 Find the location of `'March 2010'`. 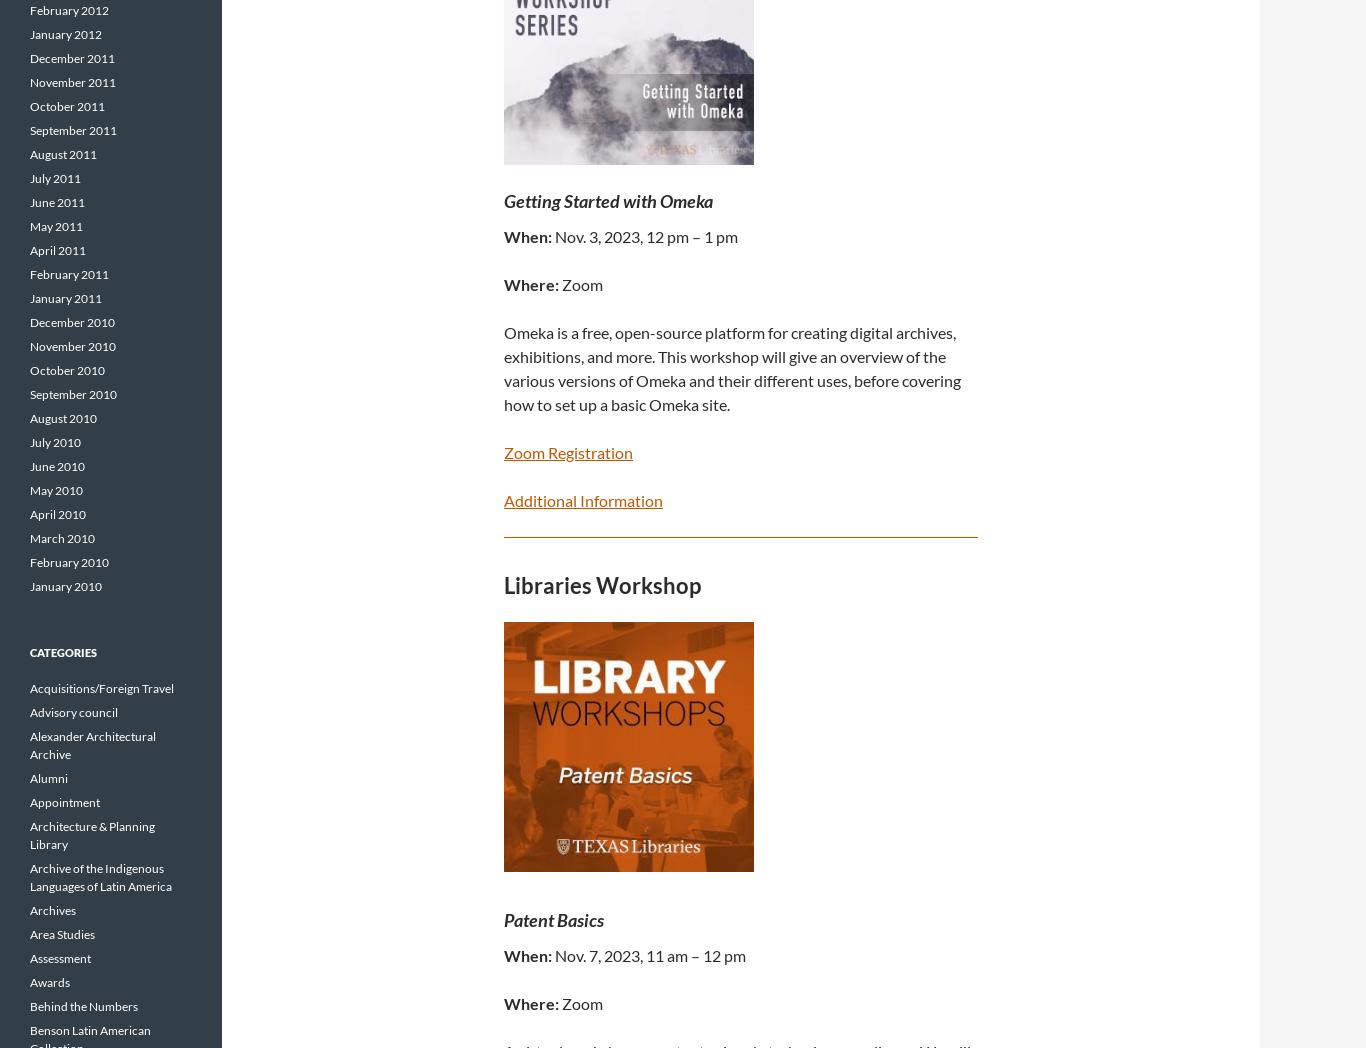

'March 2010' is located at coordinates (62, 537).